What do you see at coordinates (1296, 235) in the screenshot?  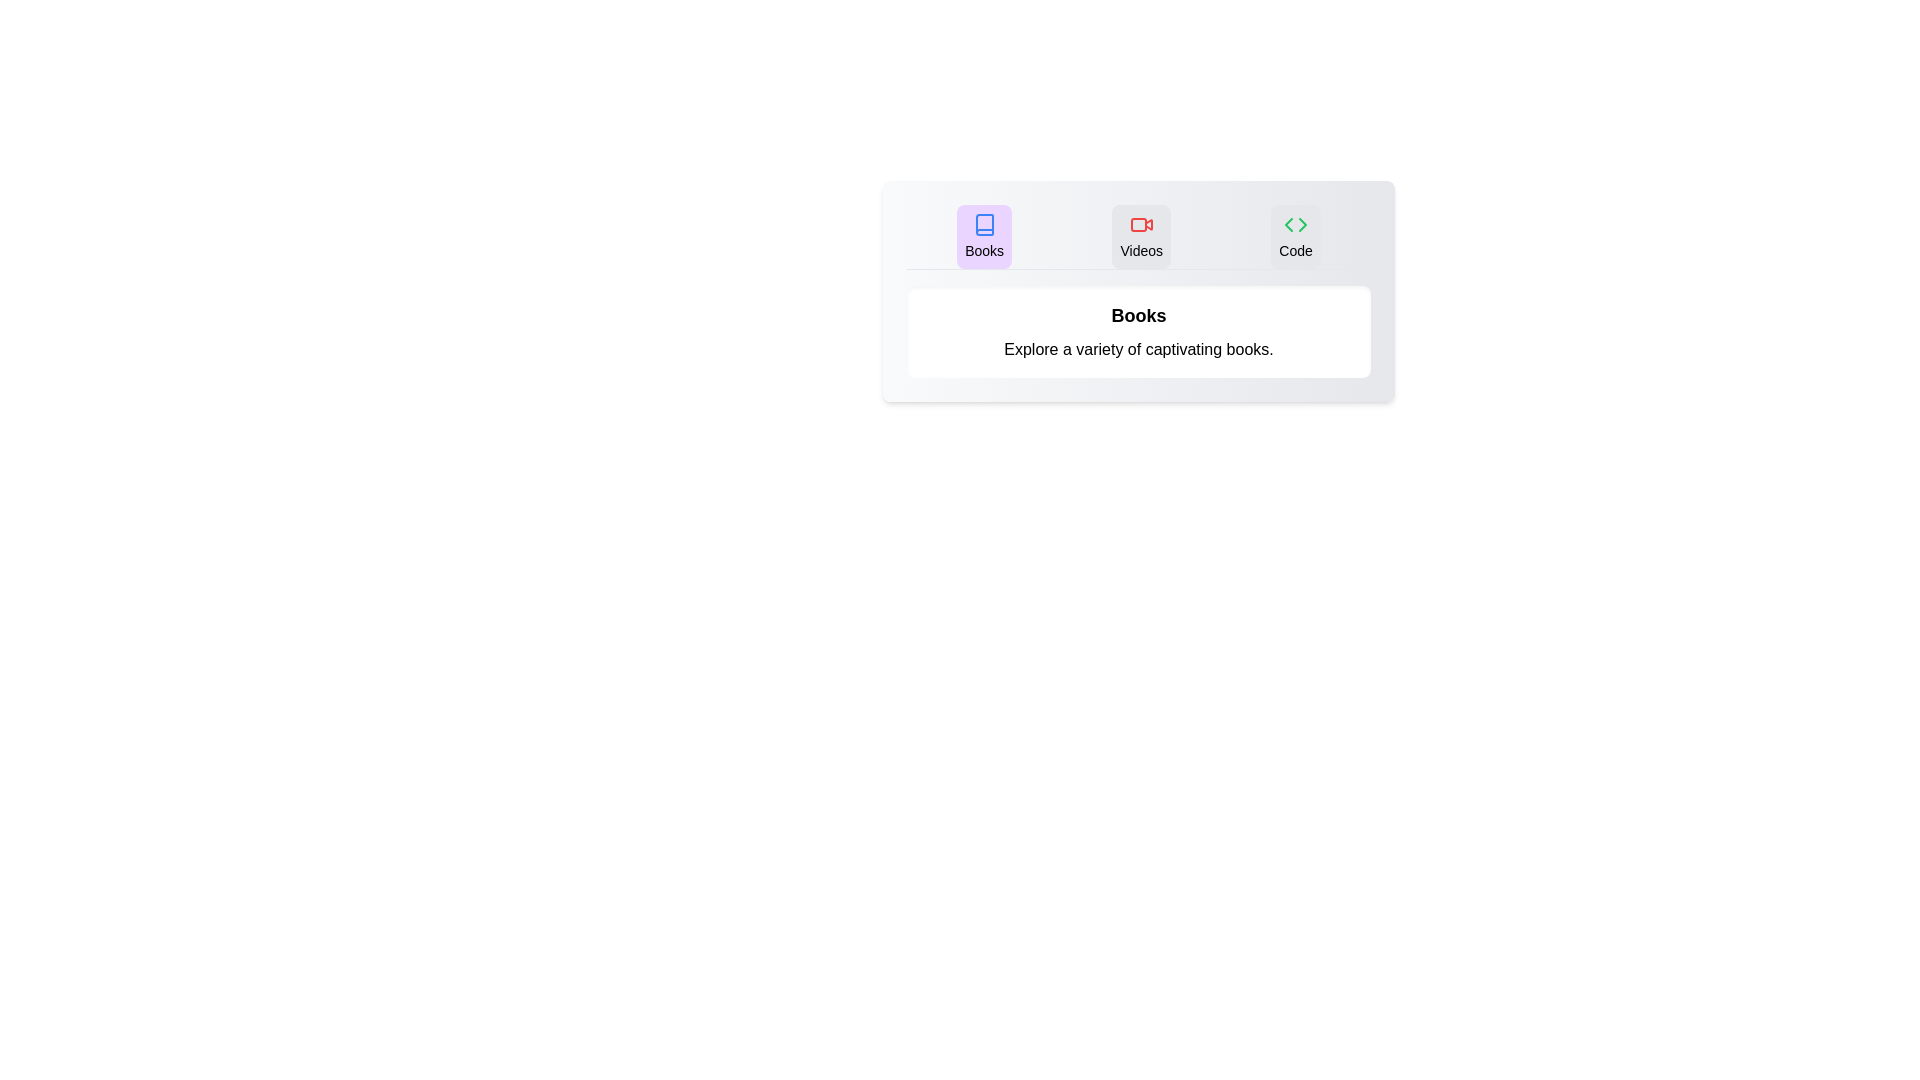 I see `the Code tab by clicking on it` at bounding box center [1296, 235].